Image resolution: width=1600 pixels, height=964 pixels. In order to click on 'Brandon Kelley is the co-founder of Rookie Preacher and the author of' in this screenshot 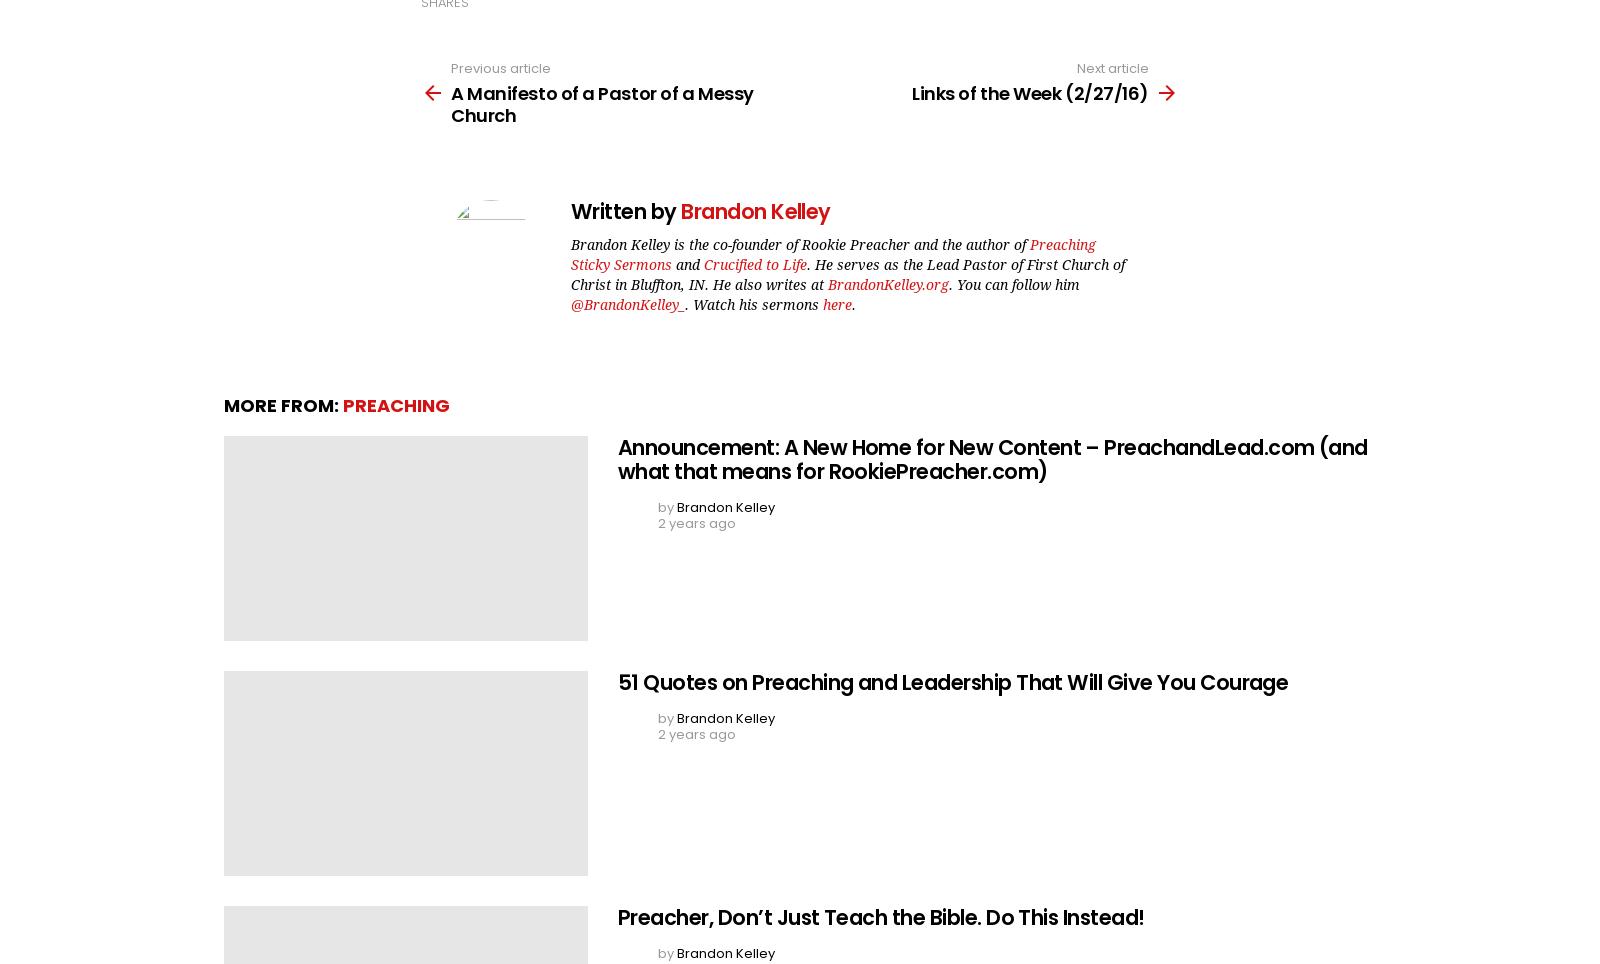, I will do `click(800, 242)`.